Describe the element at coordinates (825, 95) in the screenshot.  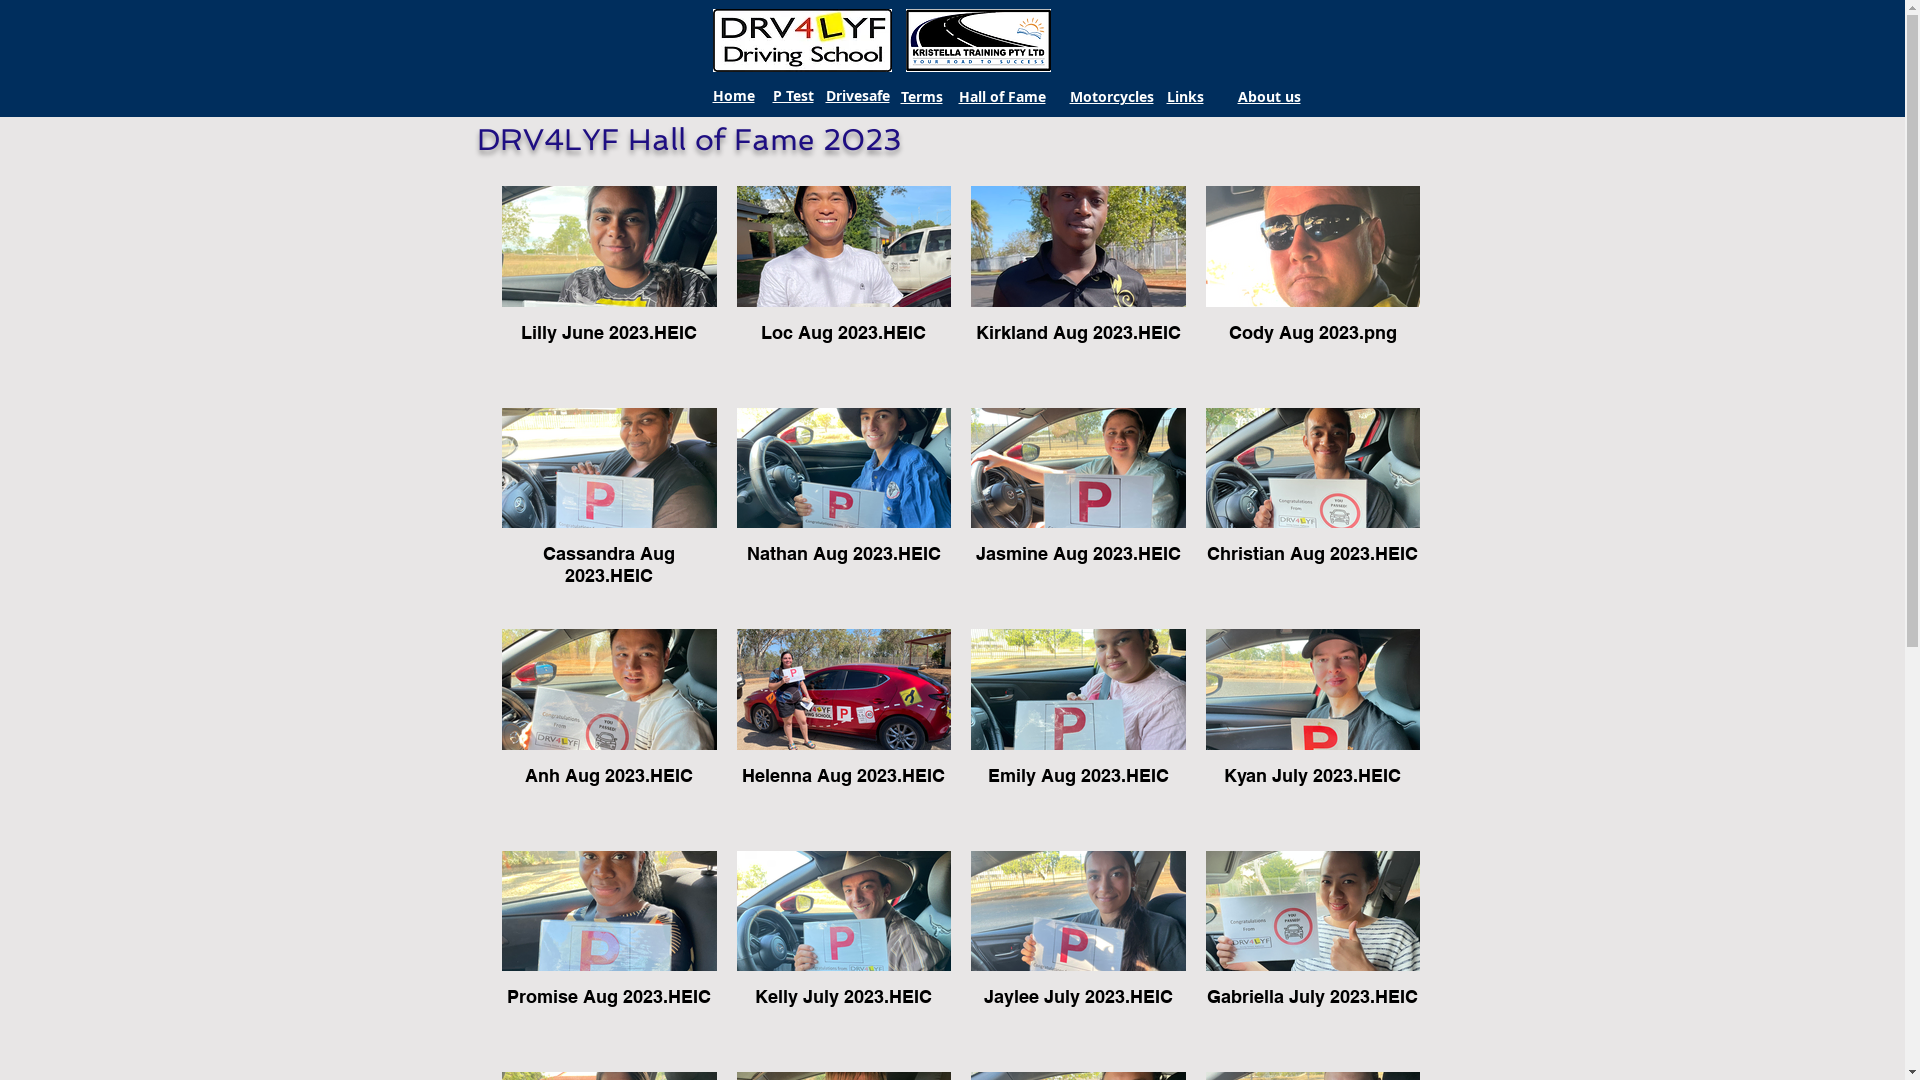
I see `'Drivesafe'` at that location.